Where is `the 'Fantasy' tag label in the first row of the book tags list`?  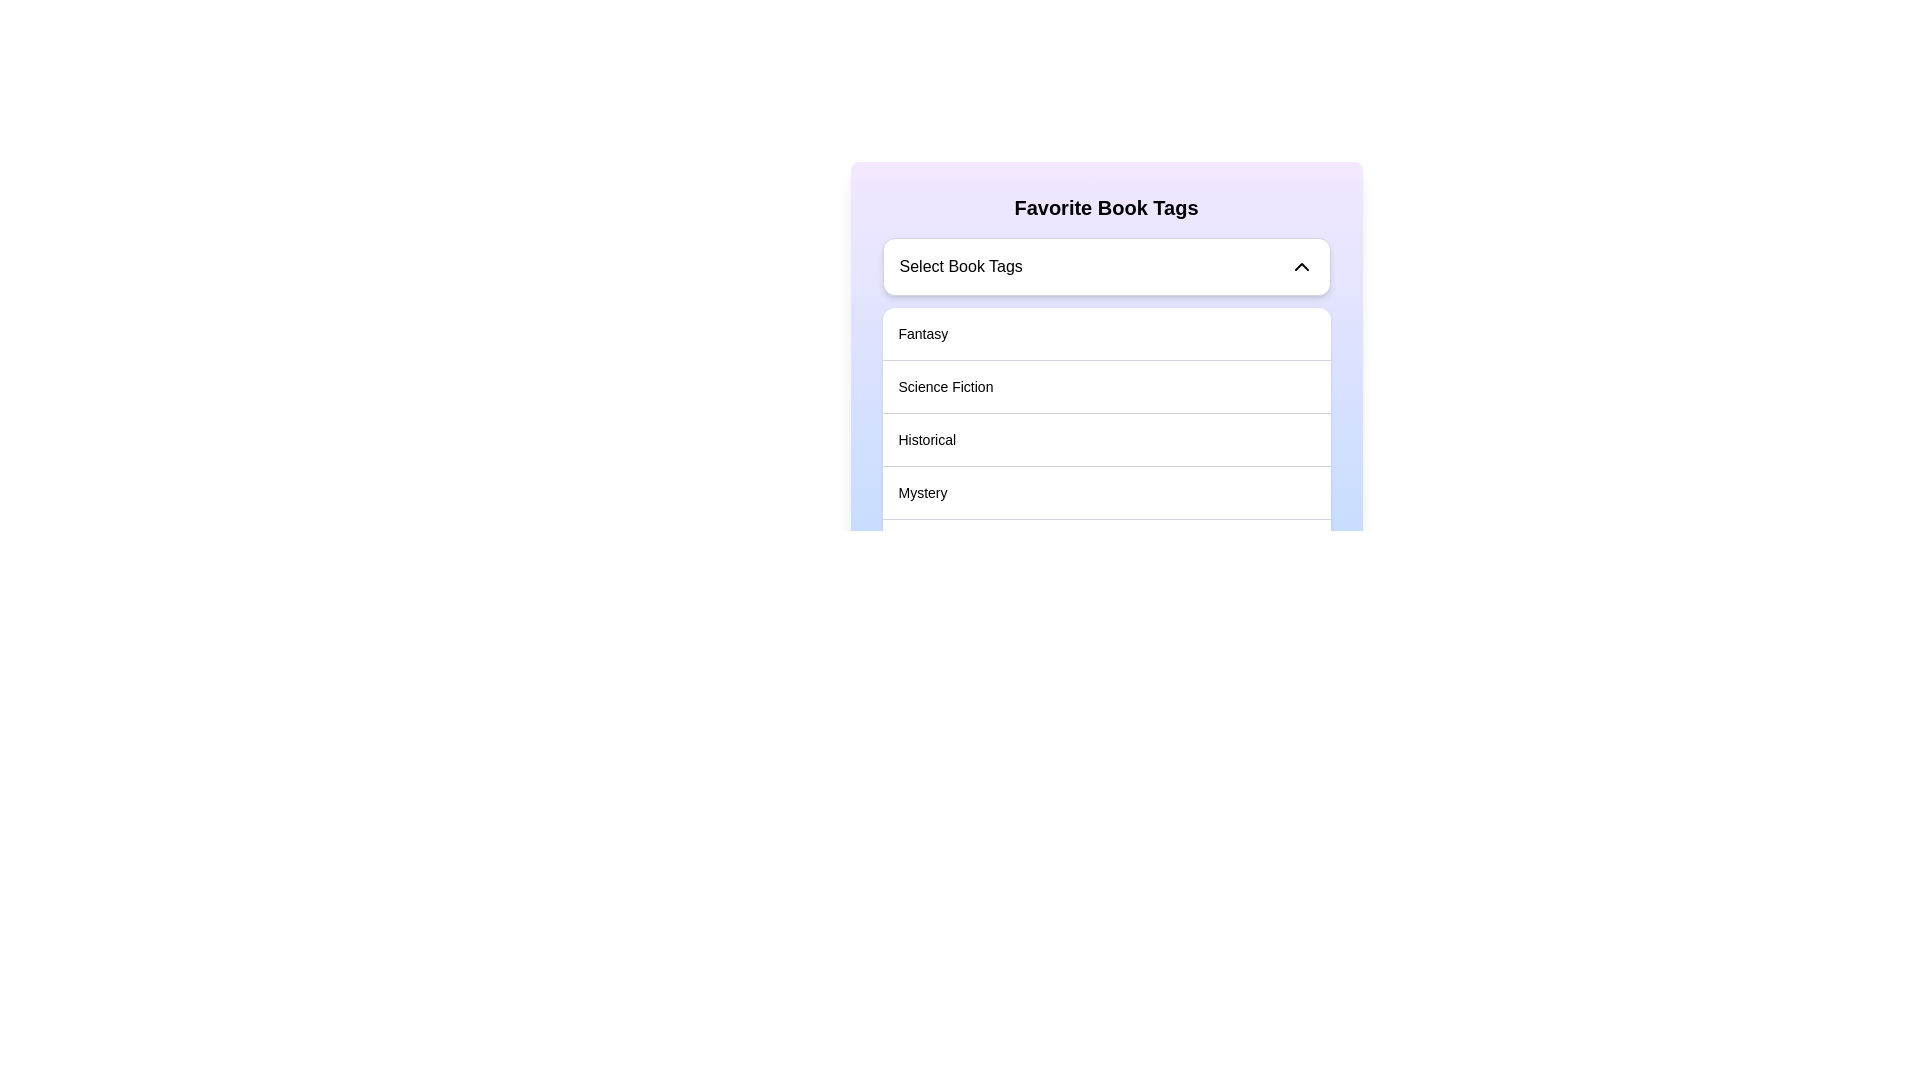
the 'Fantasy' tag label in the first row of the book tags list is located at coordinates (922, 333).